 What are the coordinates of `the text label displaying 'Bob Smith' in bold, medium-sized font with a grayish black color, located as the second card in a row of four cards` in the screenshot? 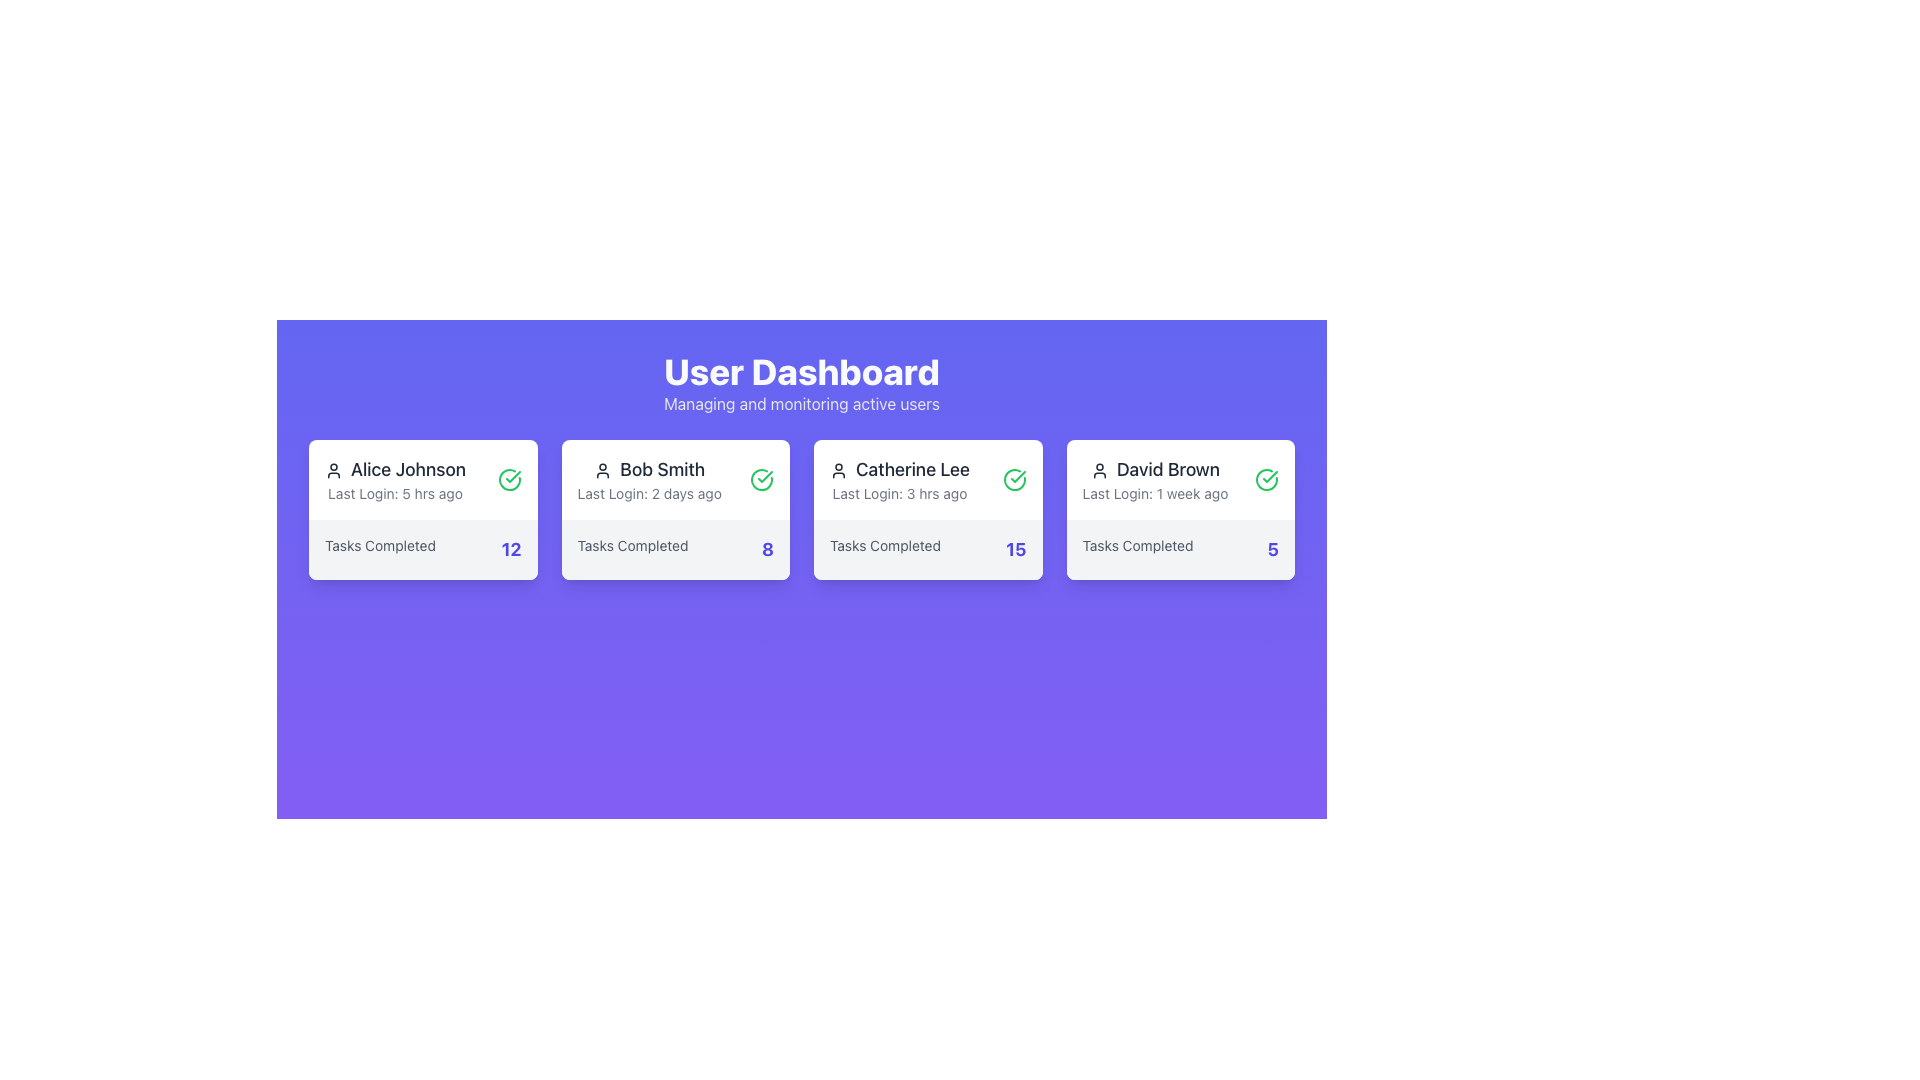 It's located at (649, 470).